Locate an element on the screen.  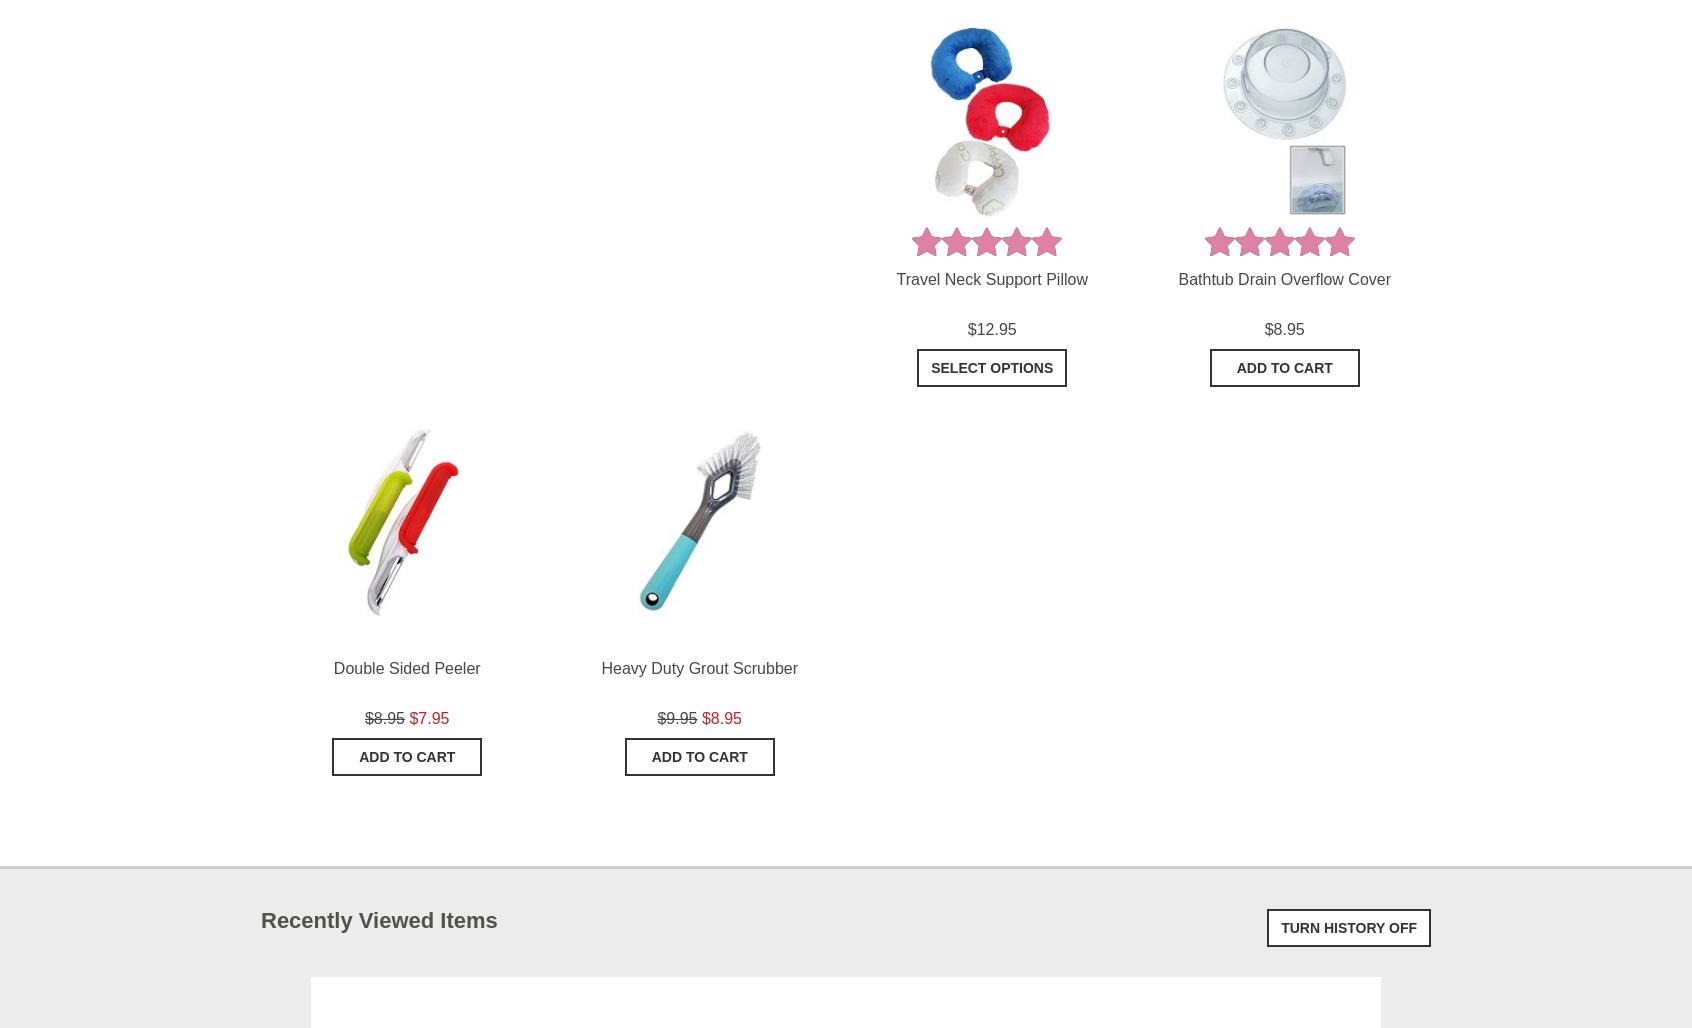
'Bathtub Drain Overflow Cover' is located at coordinates (1283, 279).